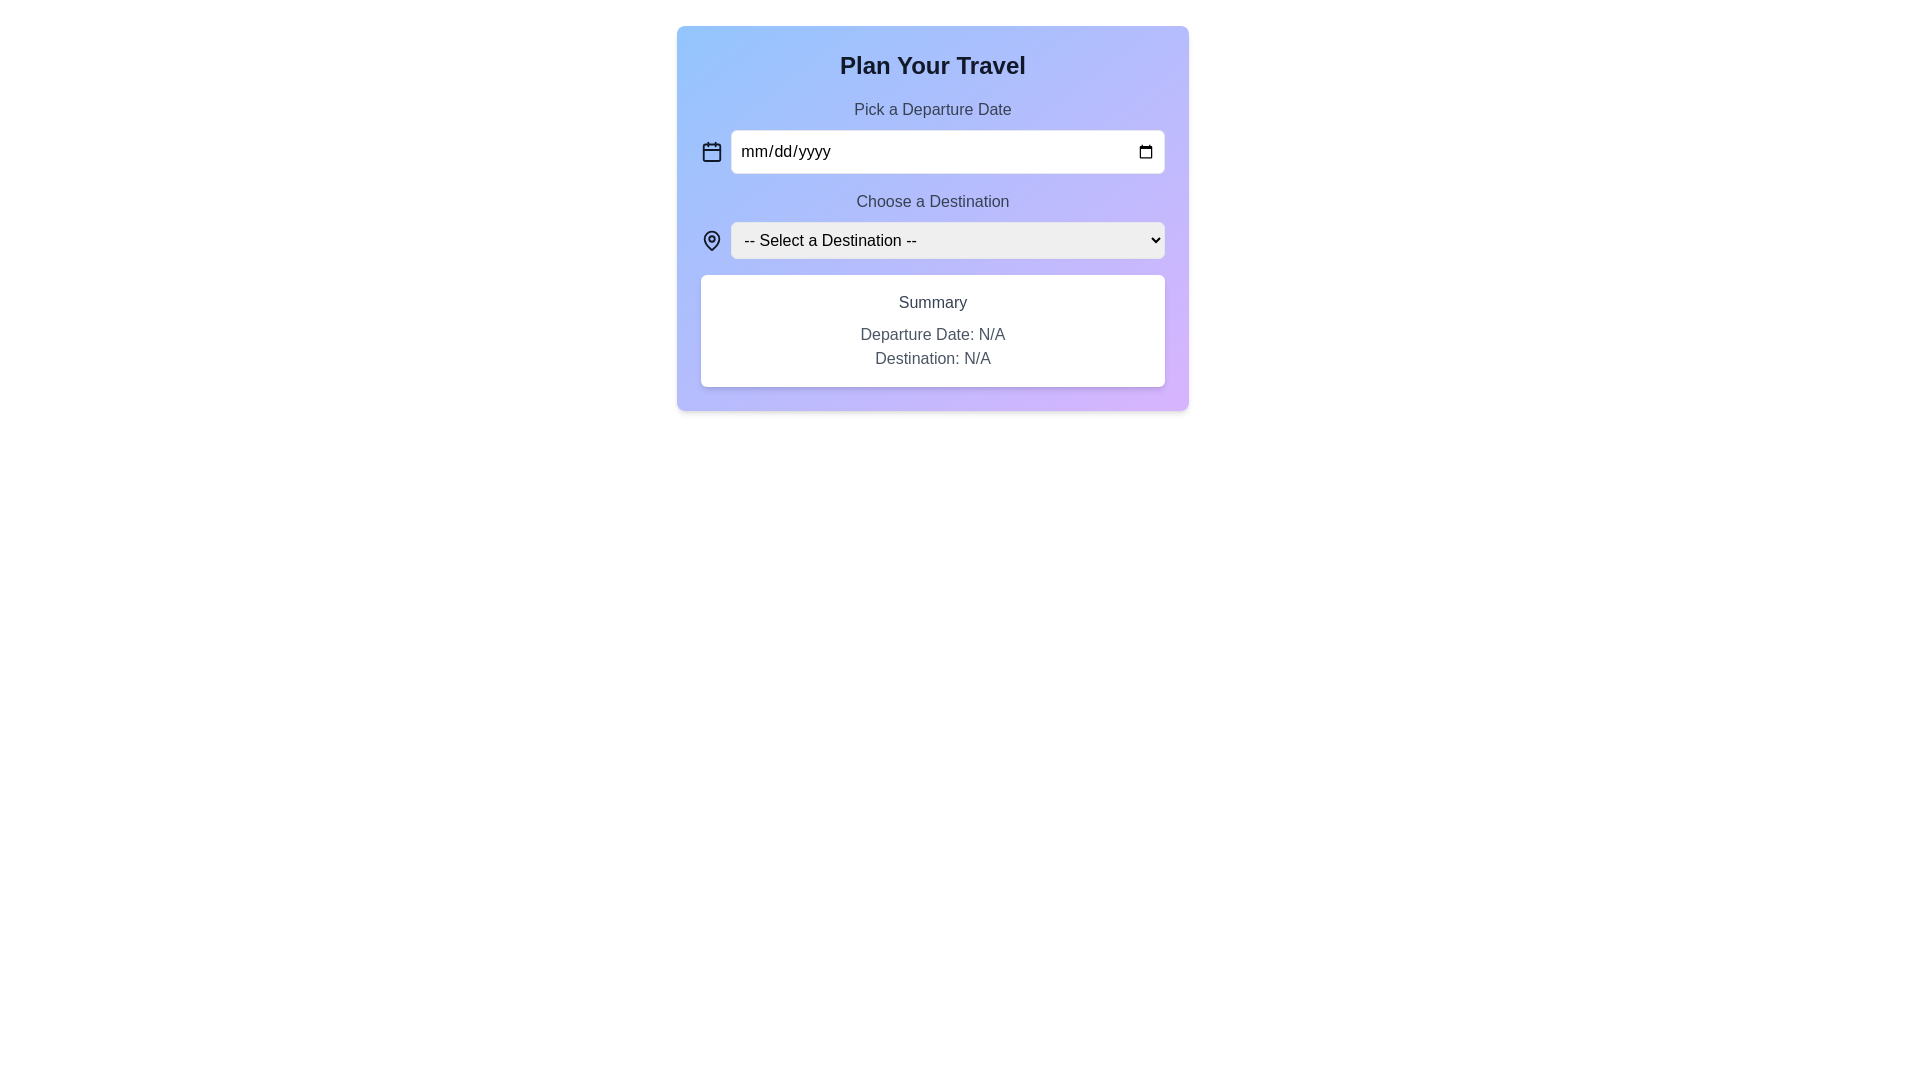  I want to click on the map pin icon that is located in the 'Choose a Destination' group, next to the '-- Select a Destination --' dropdown, so click(712, 239).